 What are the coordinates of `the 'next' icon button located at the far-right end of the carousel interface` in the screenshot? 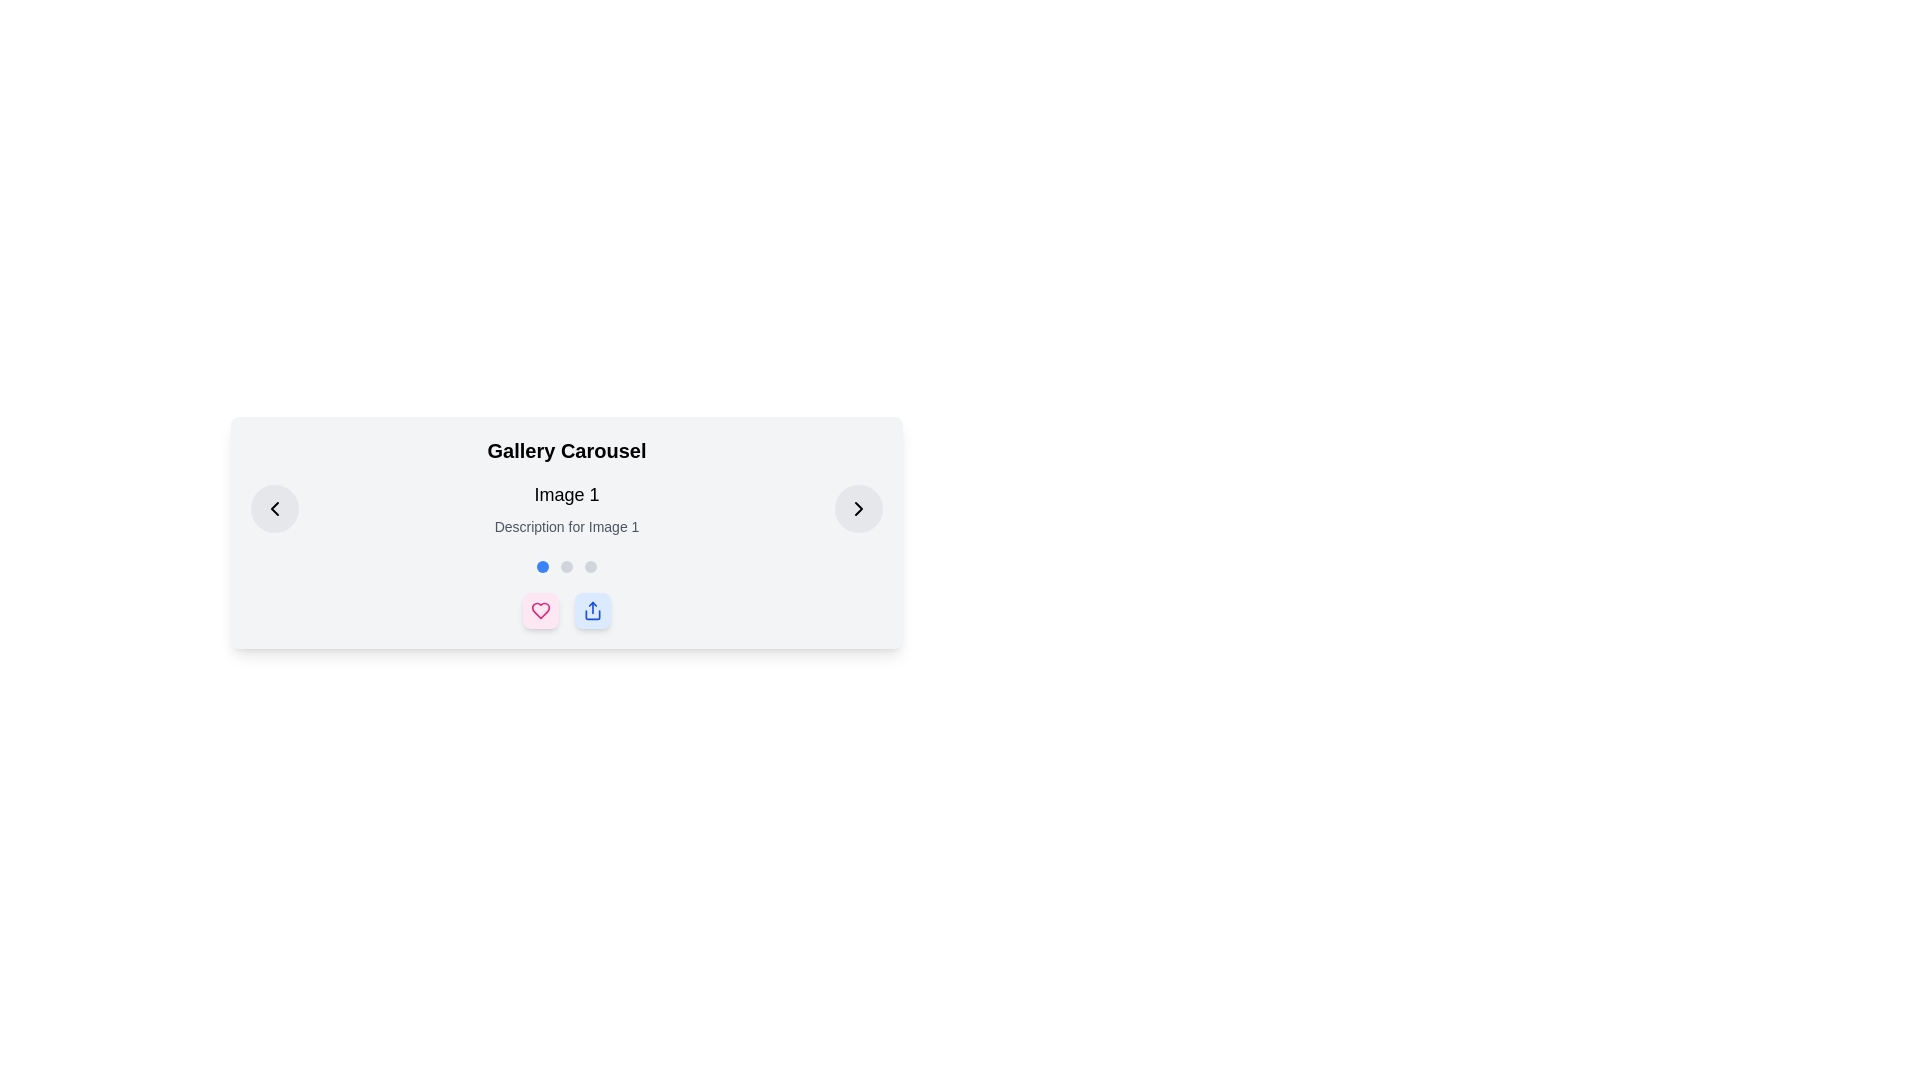 It's located at (859, 508).